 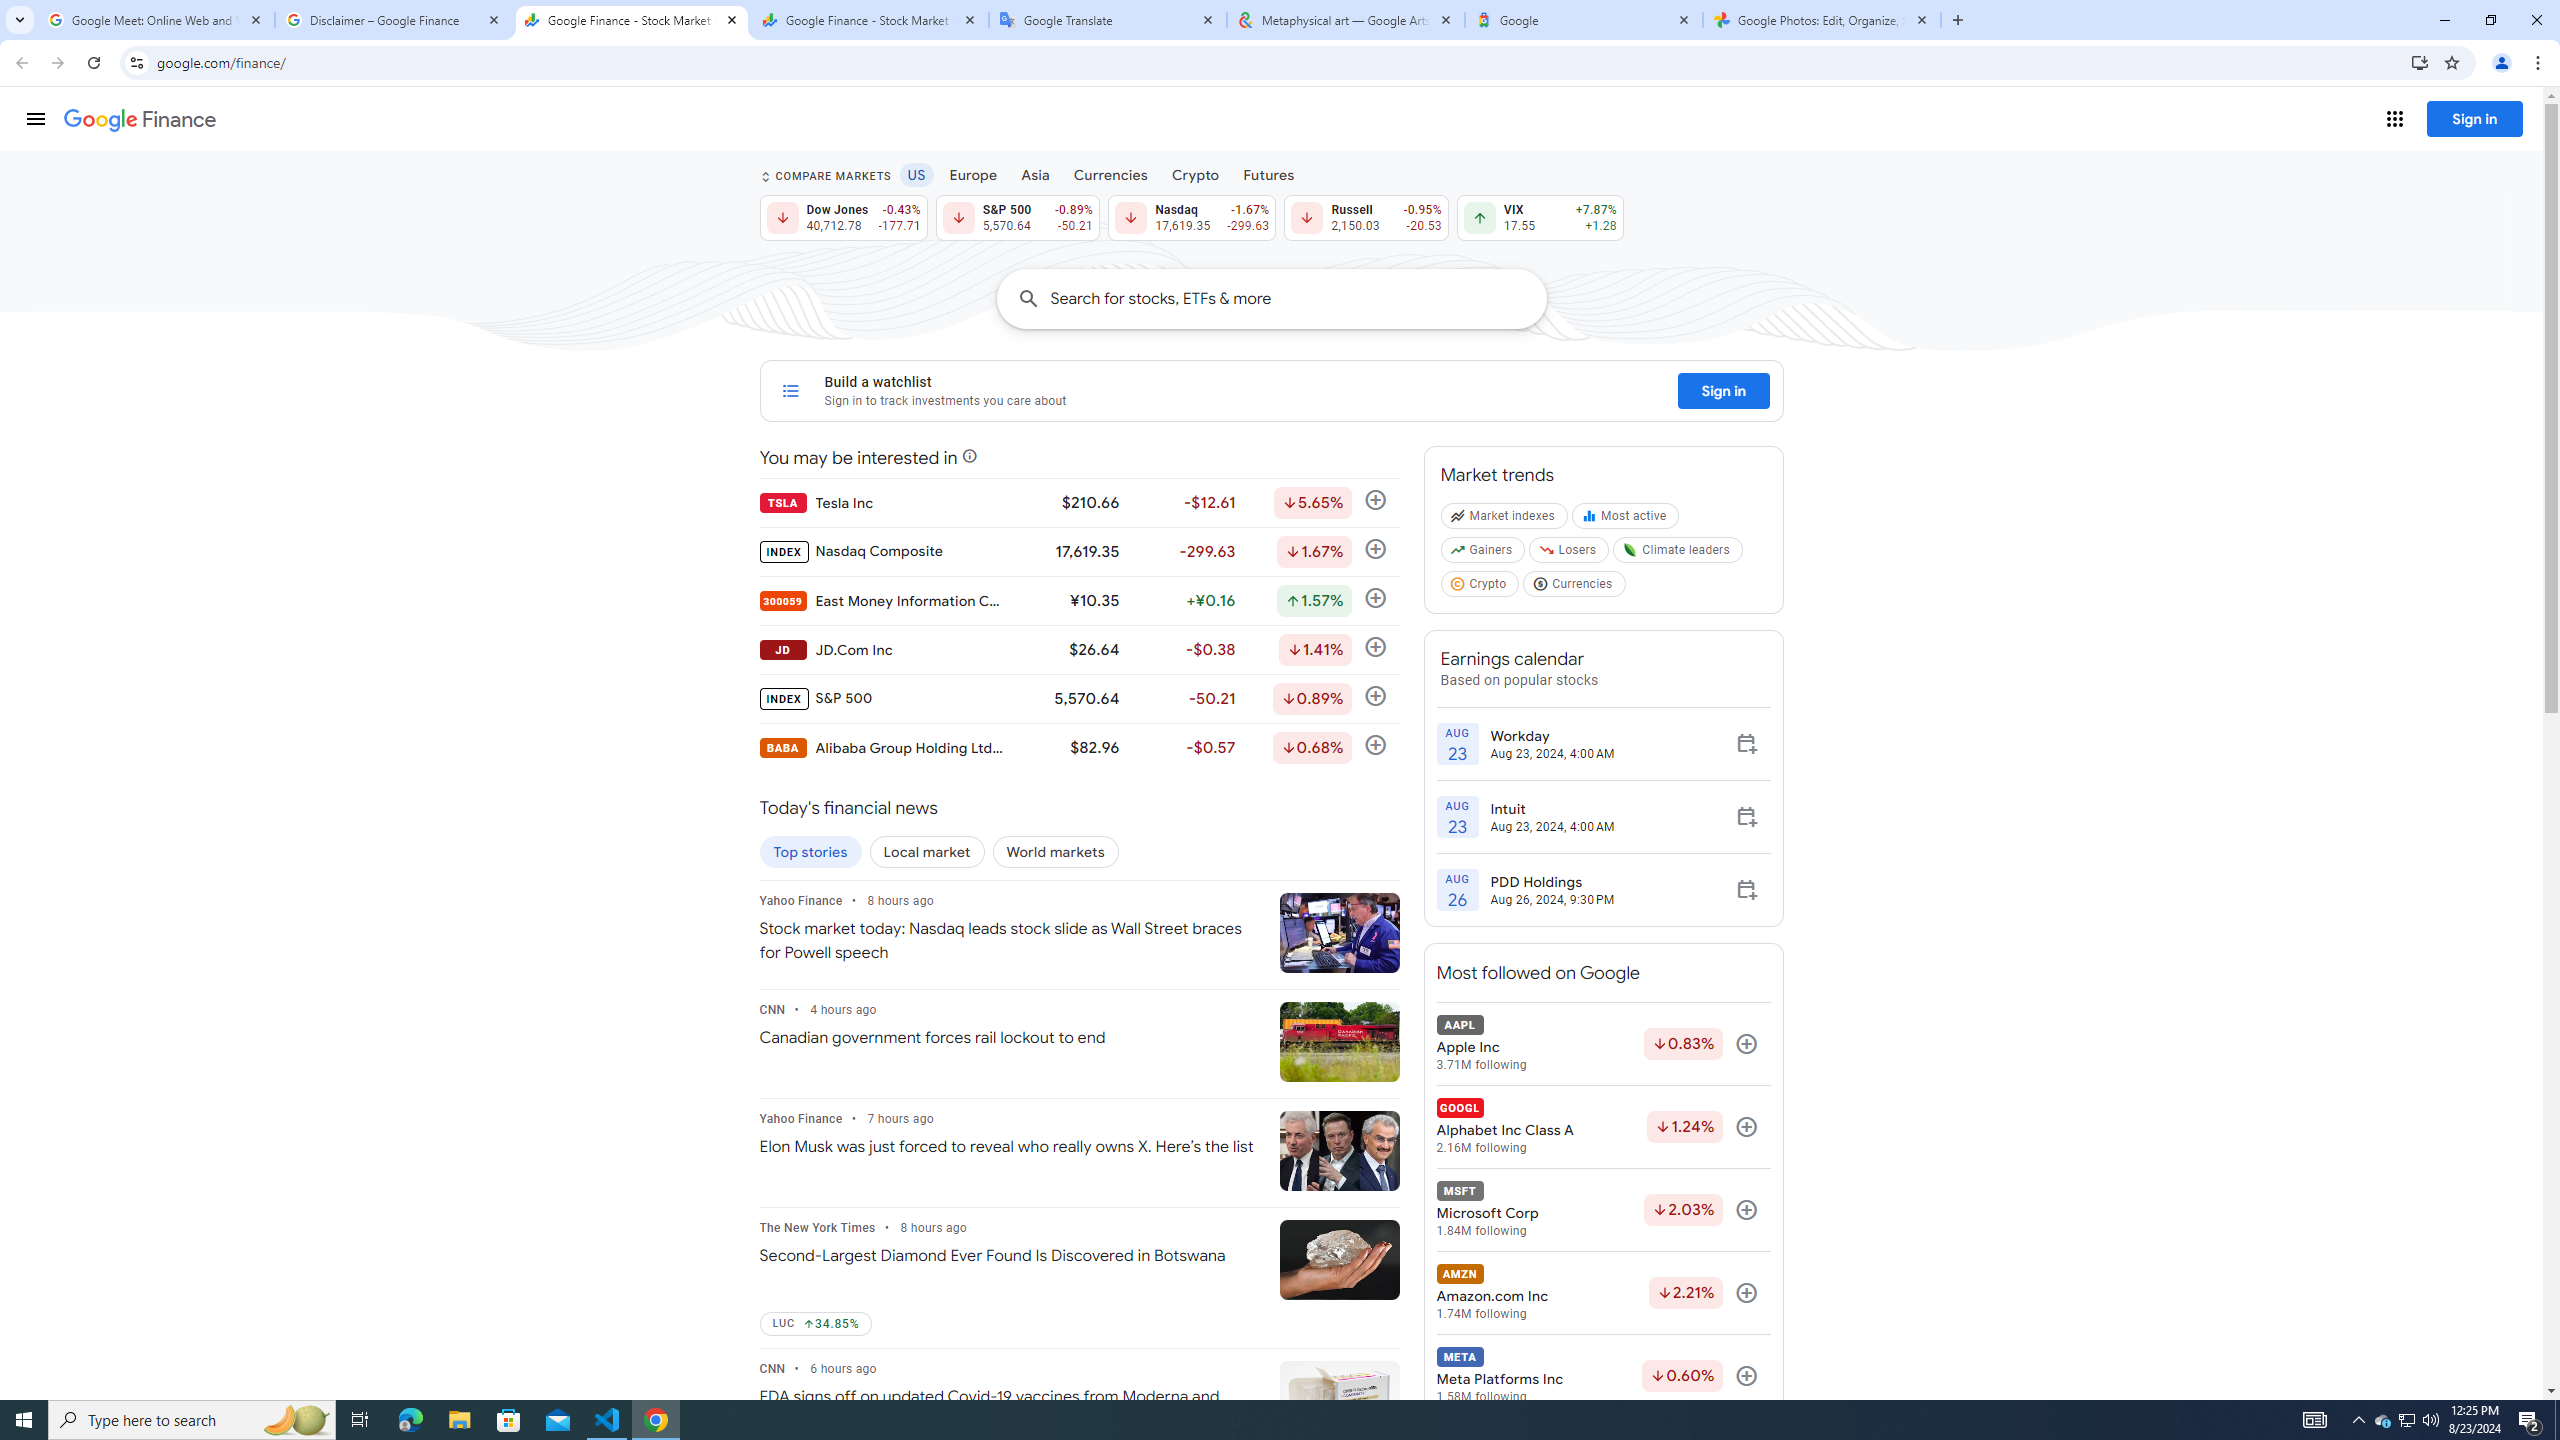 I want to click on 'TSLA Tesla Inc $210.66 -$12.61 Down by 5.65% Follow', so click(x=1079, y=501).